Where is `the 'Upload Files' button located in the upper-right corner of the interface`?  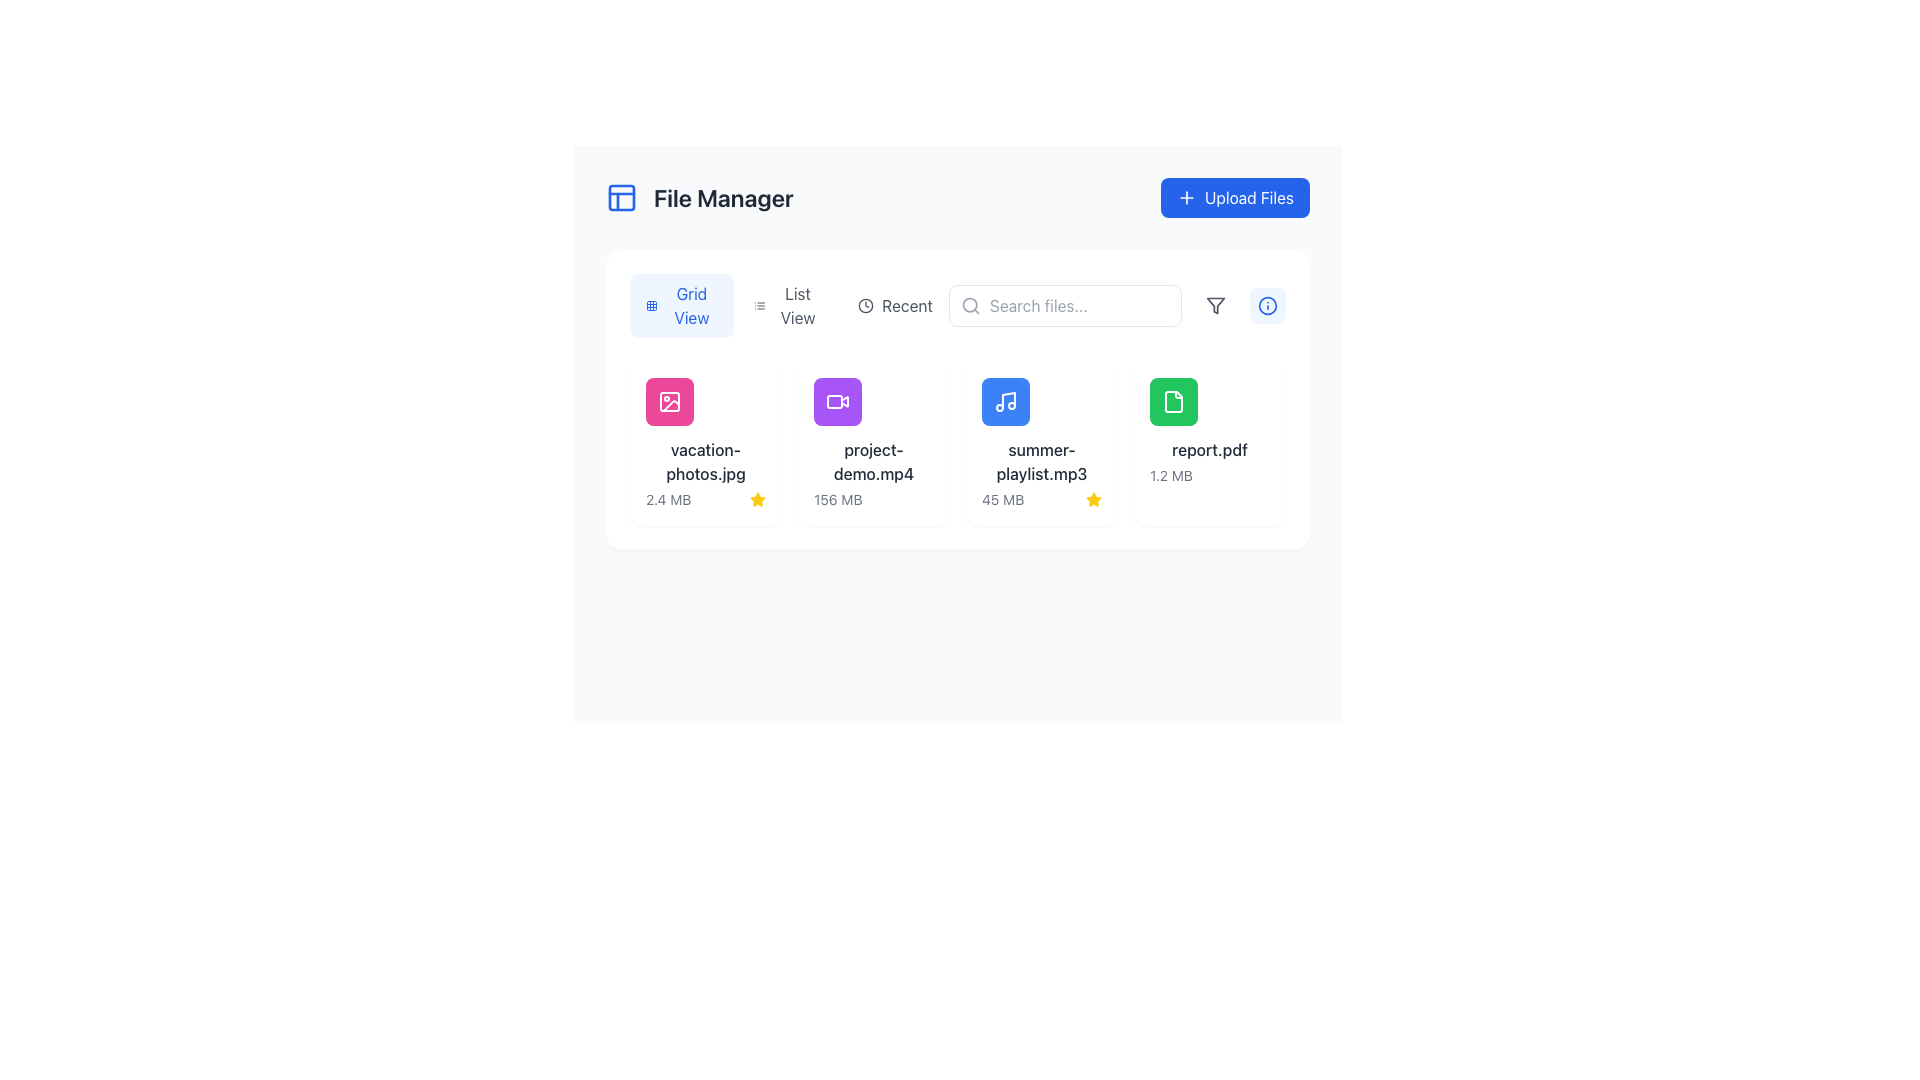
the 'Upload Files' button located in the upper-right corner of the interface is located at coordinates (1234, 197).